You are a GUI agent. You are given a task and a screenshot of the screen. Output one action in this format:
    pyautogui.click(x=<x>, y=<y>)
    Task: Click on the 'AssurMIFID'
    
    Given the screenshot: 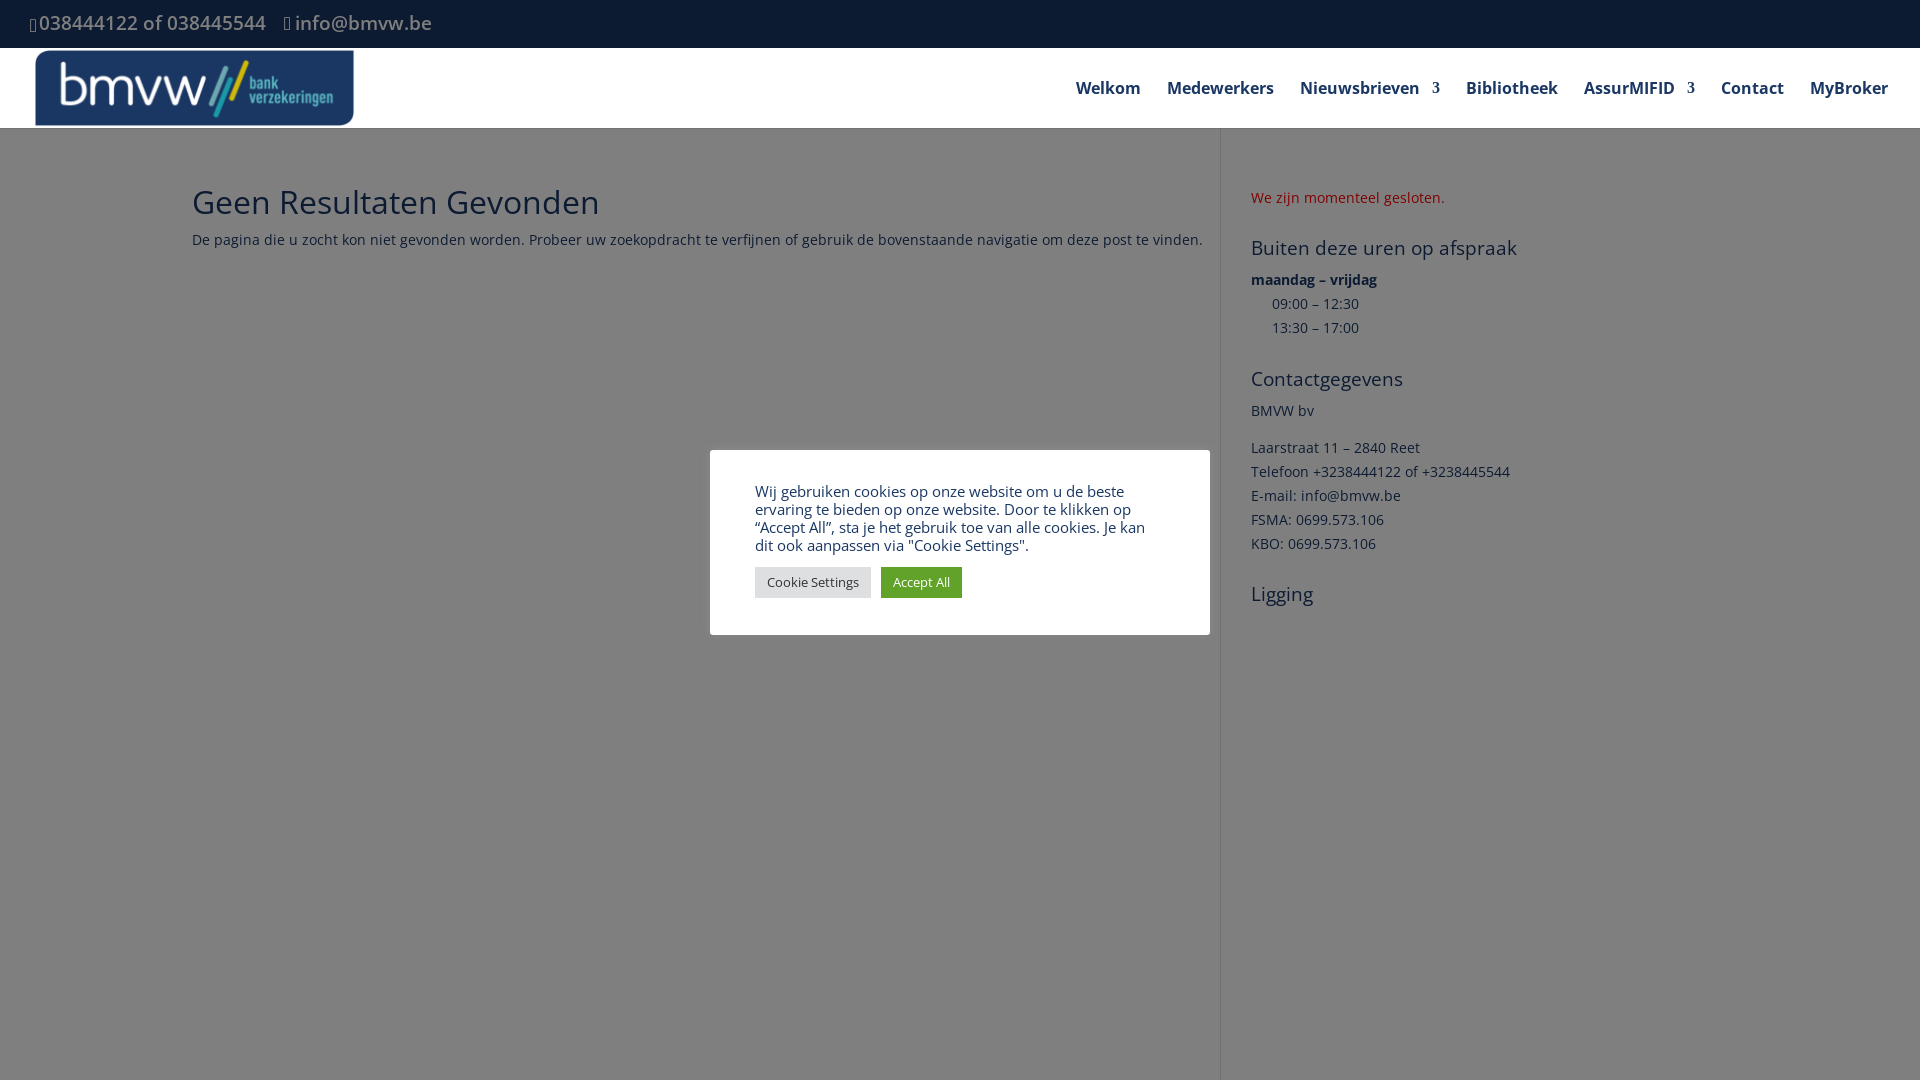 What is the action you would take?
    pyautogui.click(x=1639, y=103)
    